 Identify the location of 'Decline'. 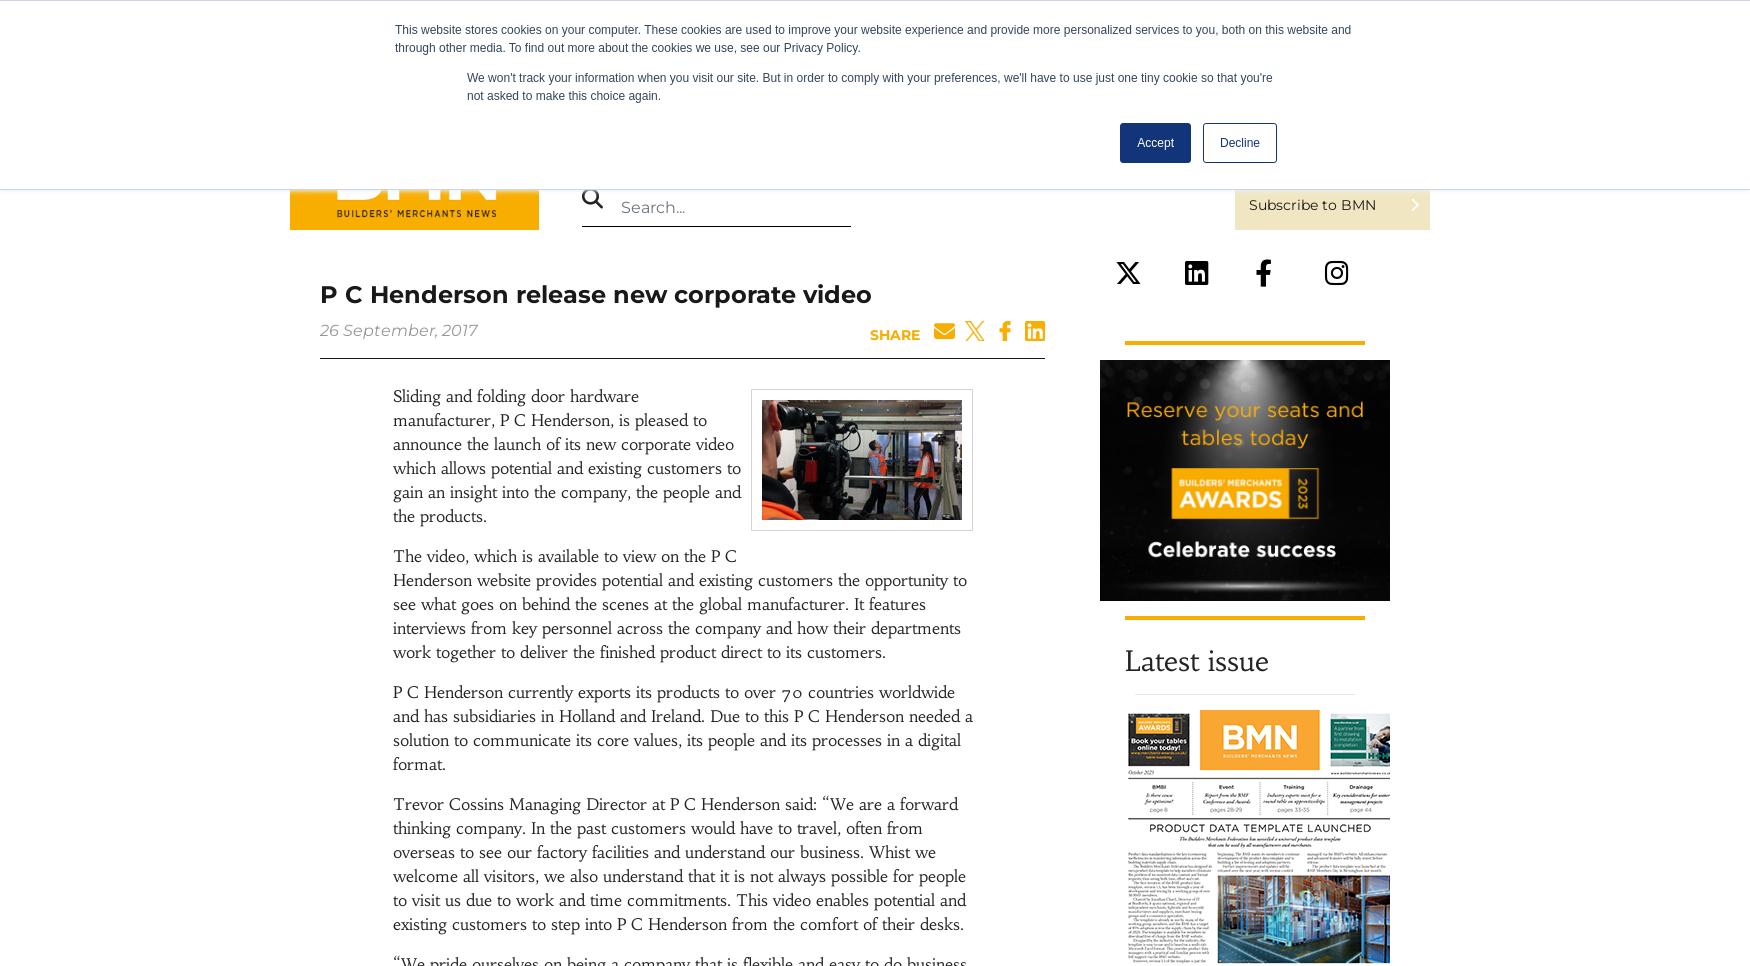
(1239, 141).